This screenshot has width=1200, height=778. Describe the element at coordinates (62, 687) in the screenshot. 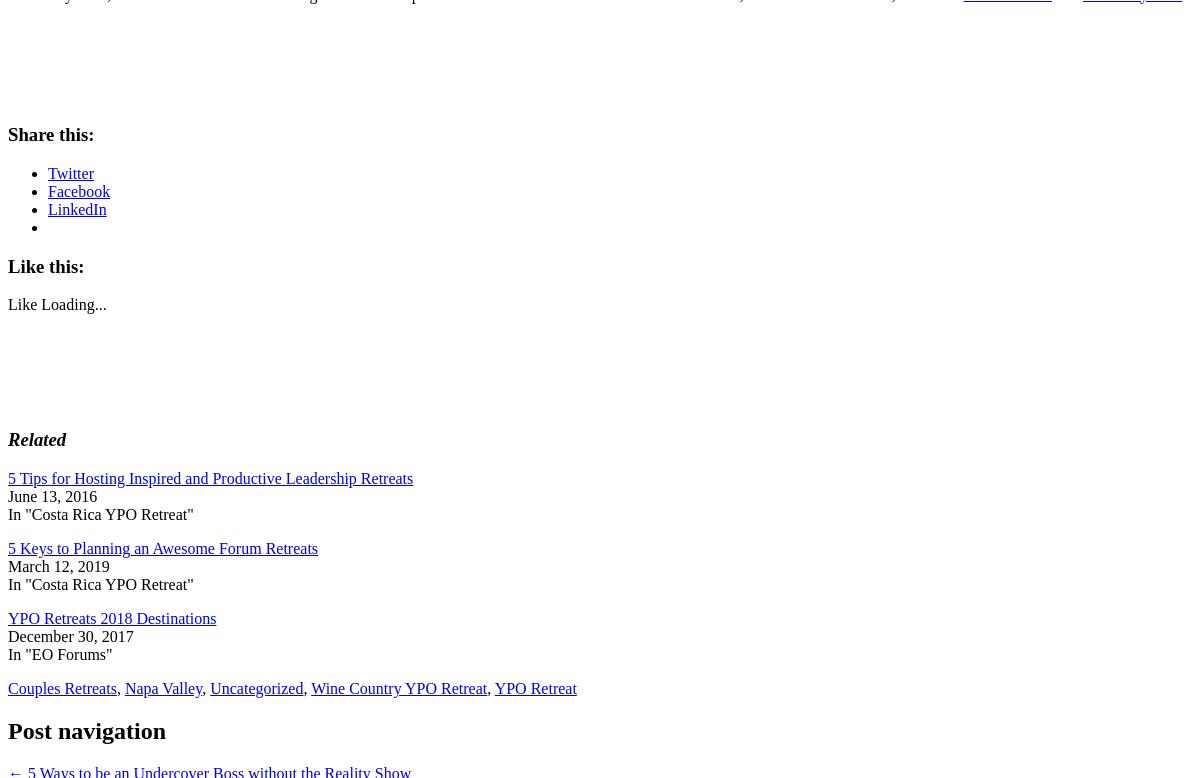

I see `'Couples Retreats'` at that location.